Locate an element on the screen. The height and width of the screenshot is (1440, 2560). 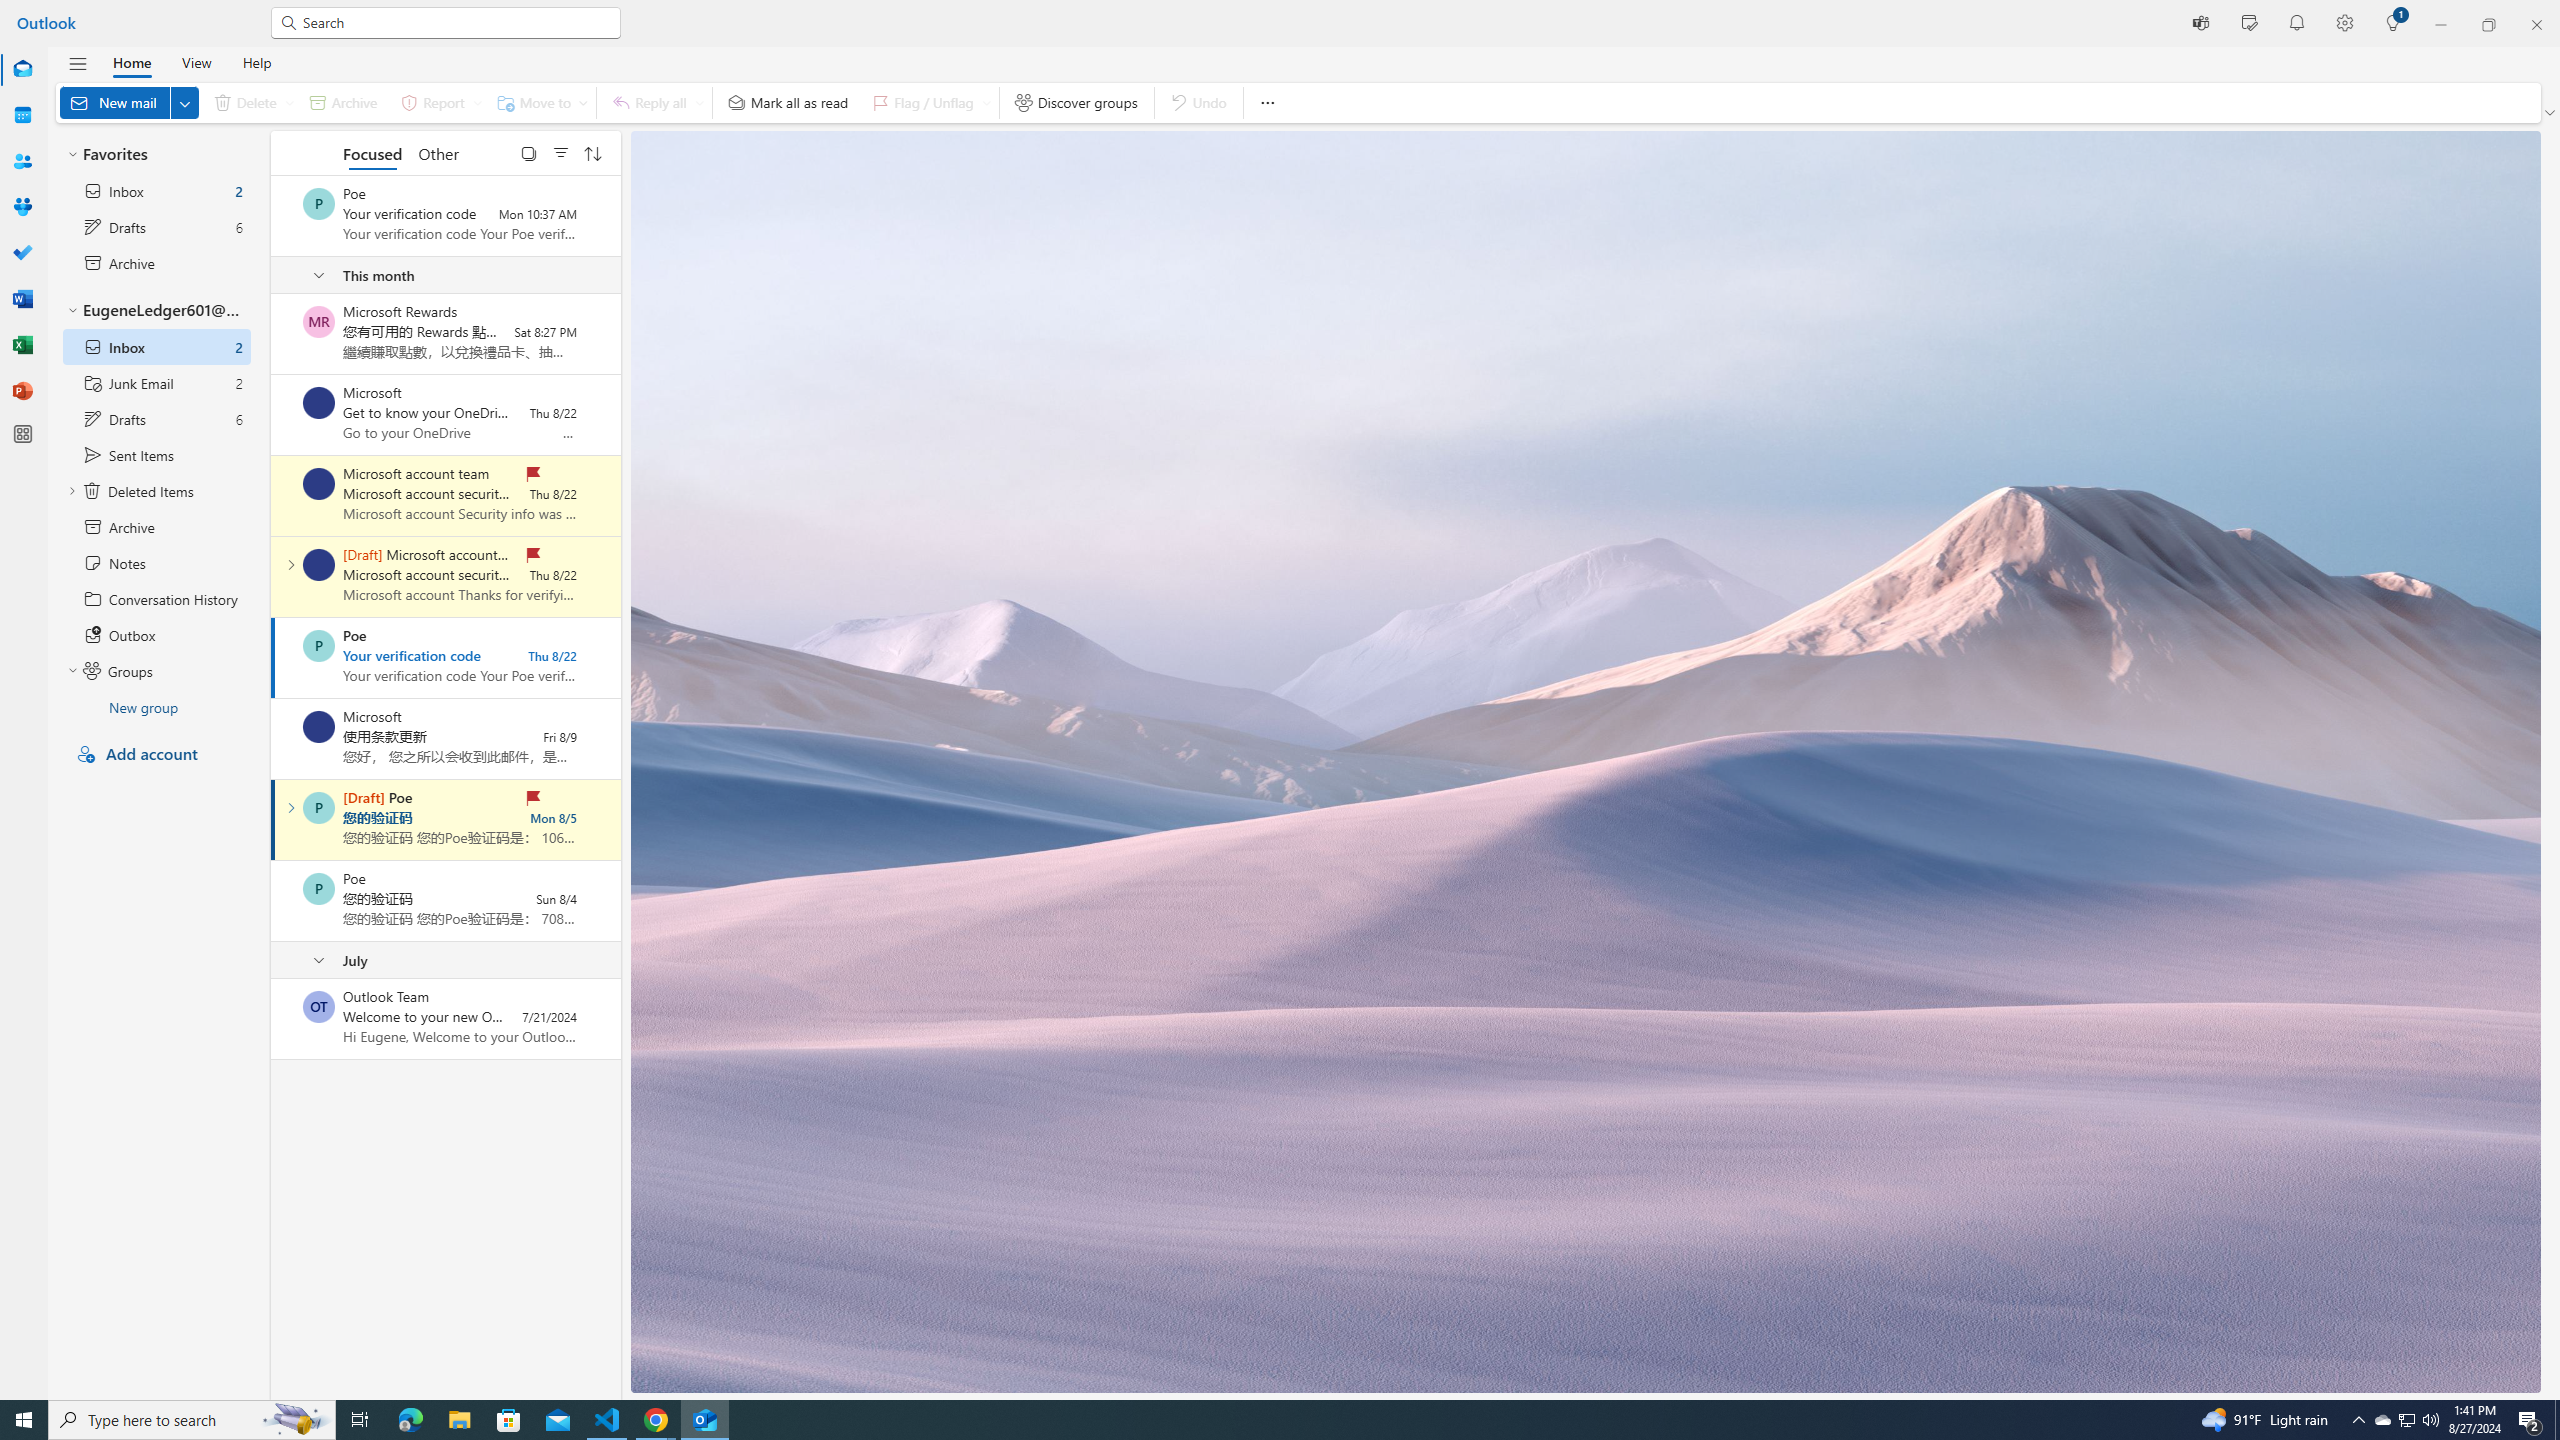
'Mail' is located at coordinates (23, 68).